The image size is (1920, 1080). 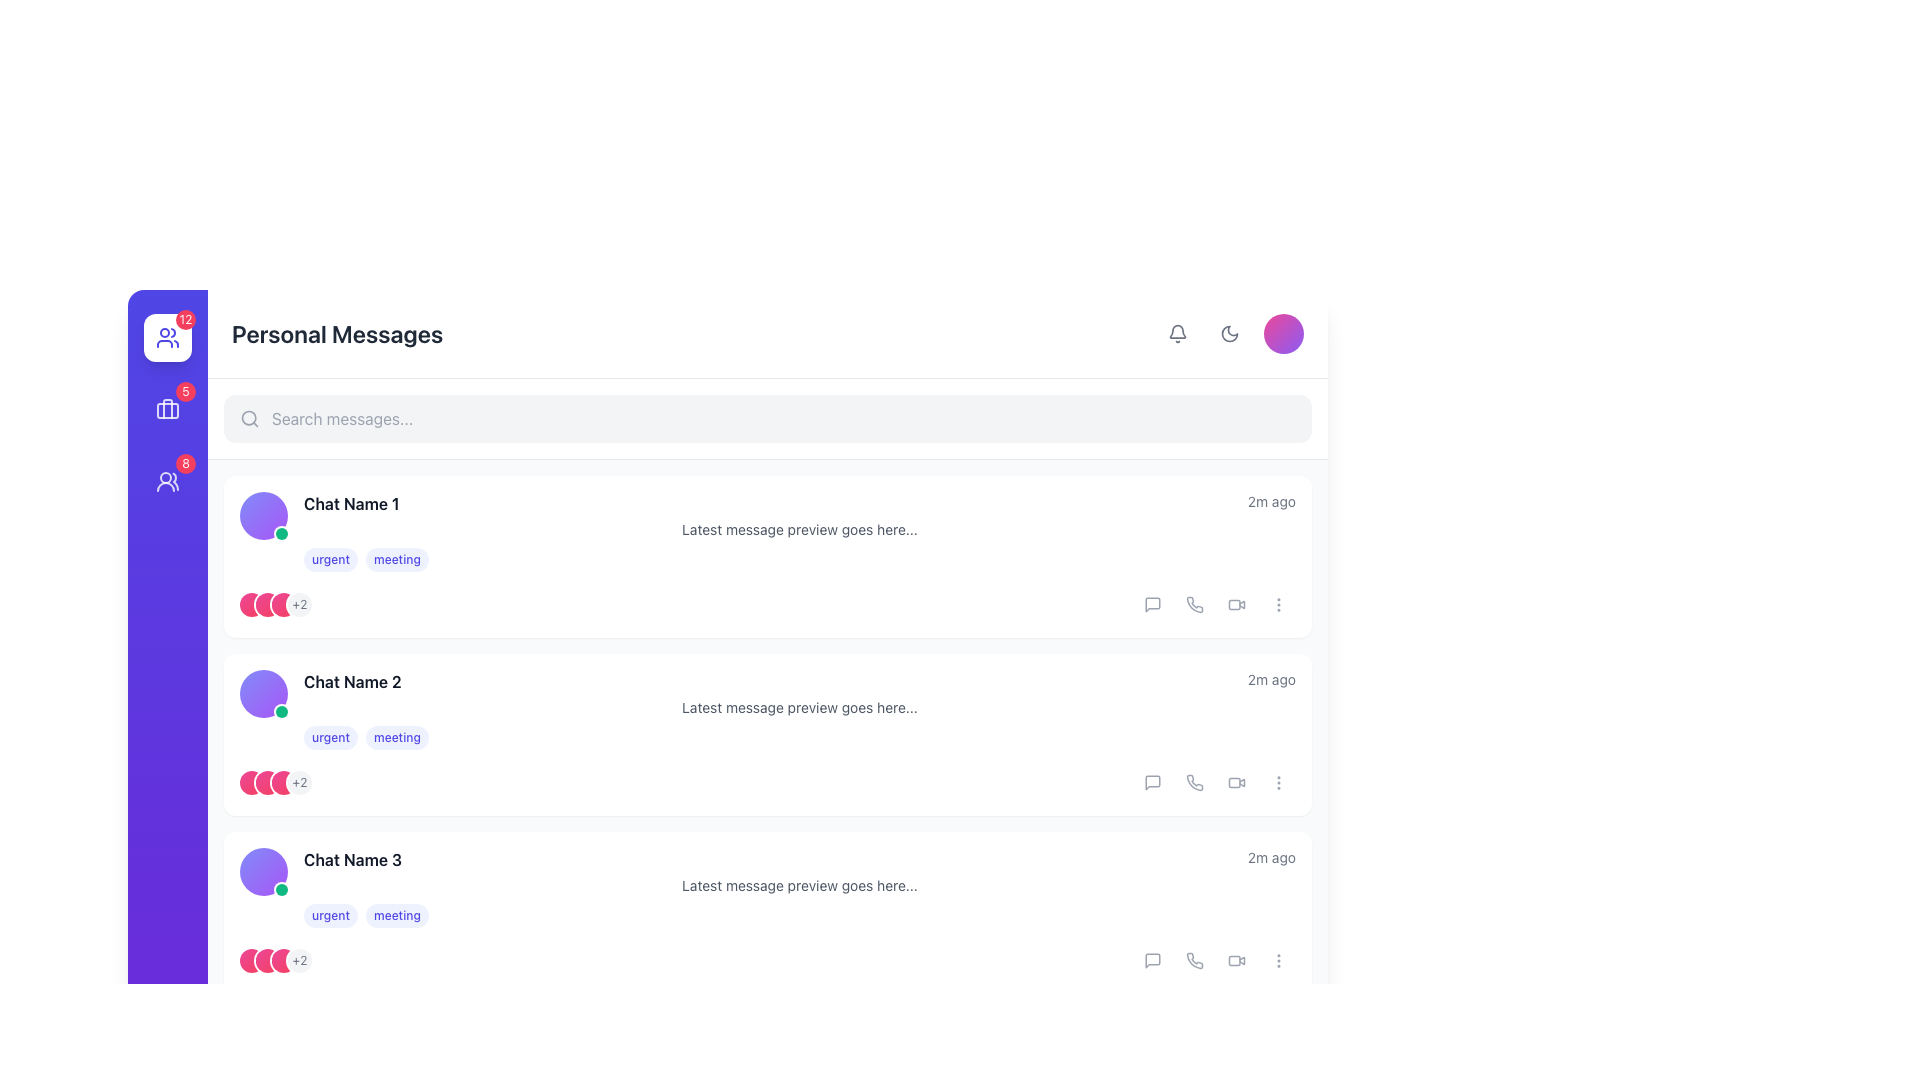 I want to click on the text label displaying 'Chat Name 1', which is styled with bold and dark gray font, located at the top-left side of a chat list item card, so click(x=351, y=503).